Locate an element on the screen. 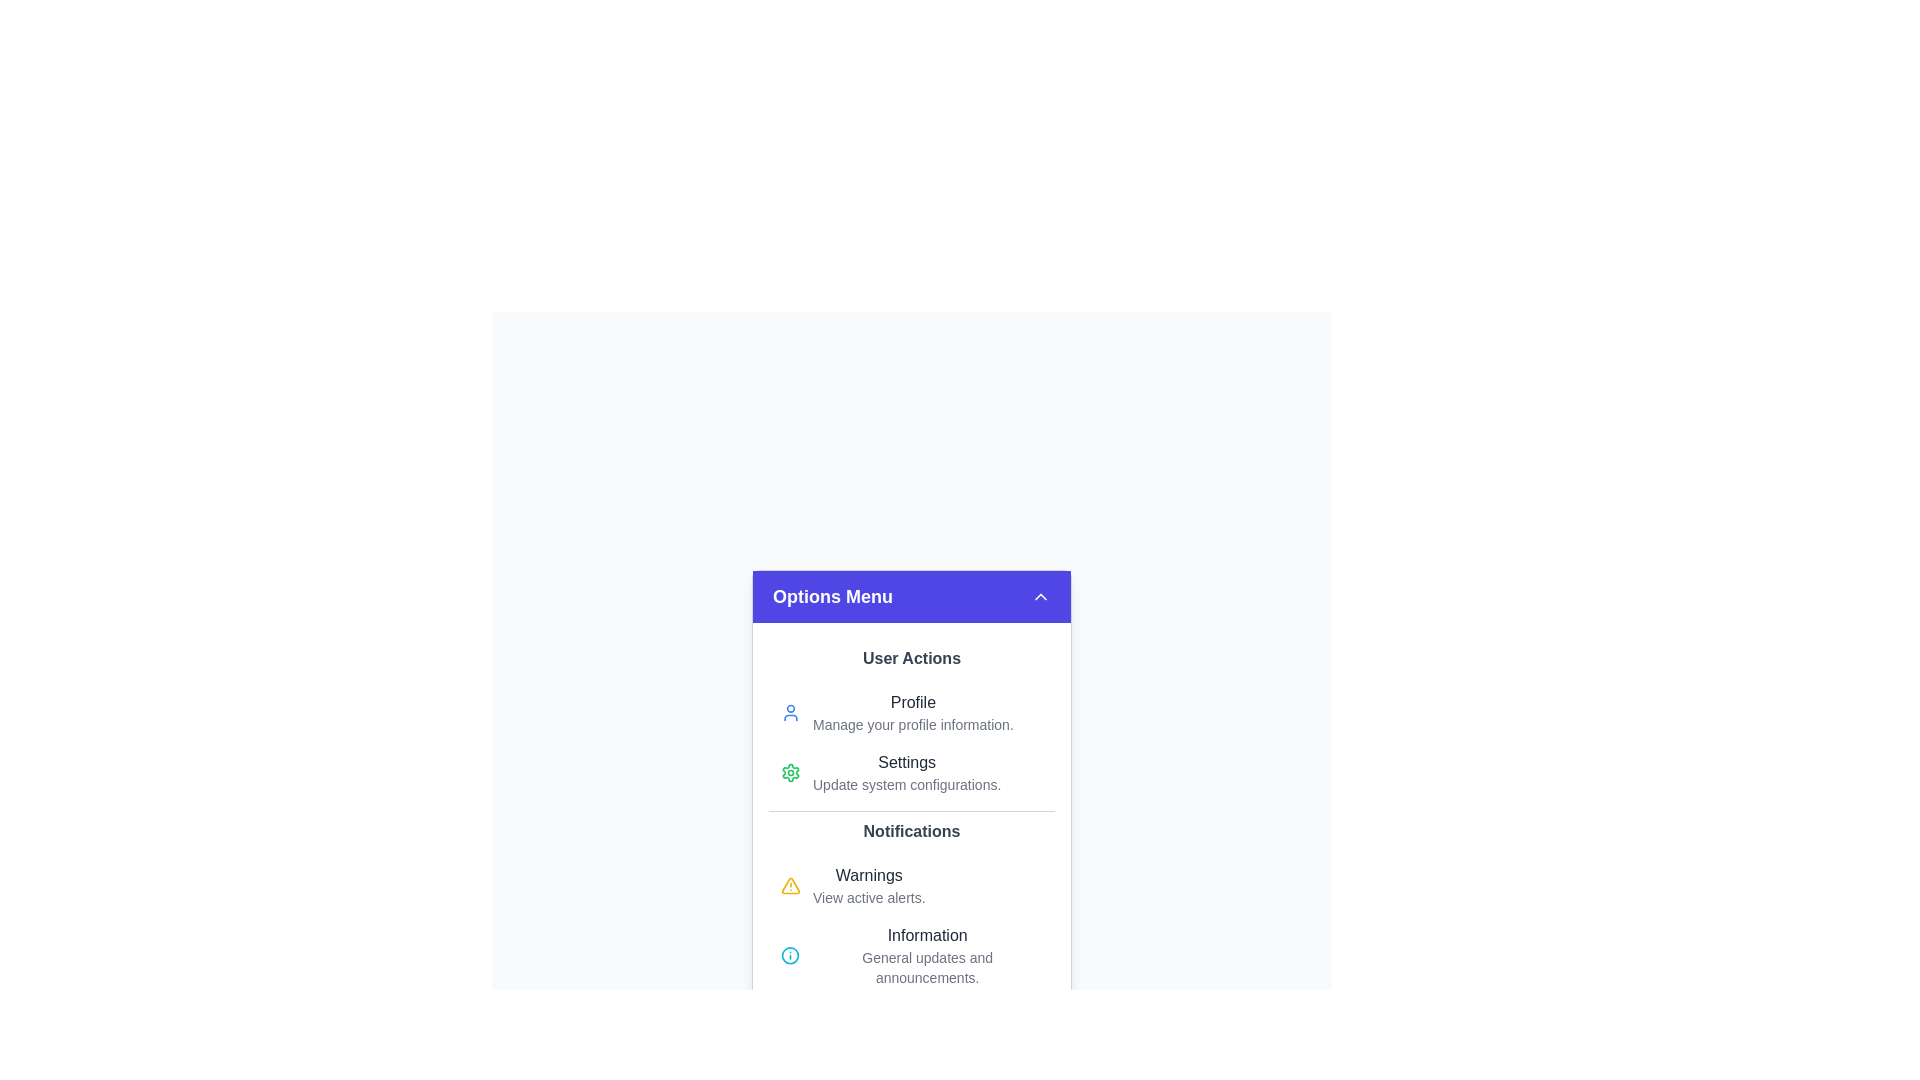 The image size is (1920, 1080). the text label that serves as a heading for the configured options related to system settings in the User Actions category is located at coordinates (906, 763).